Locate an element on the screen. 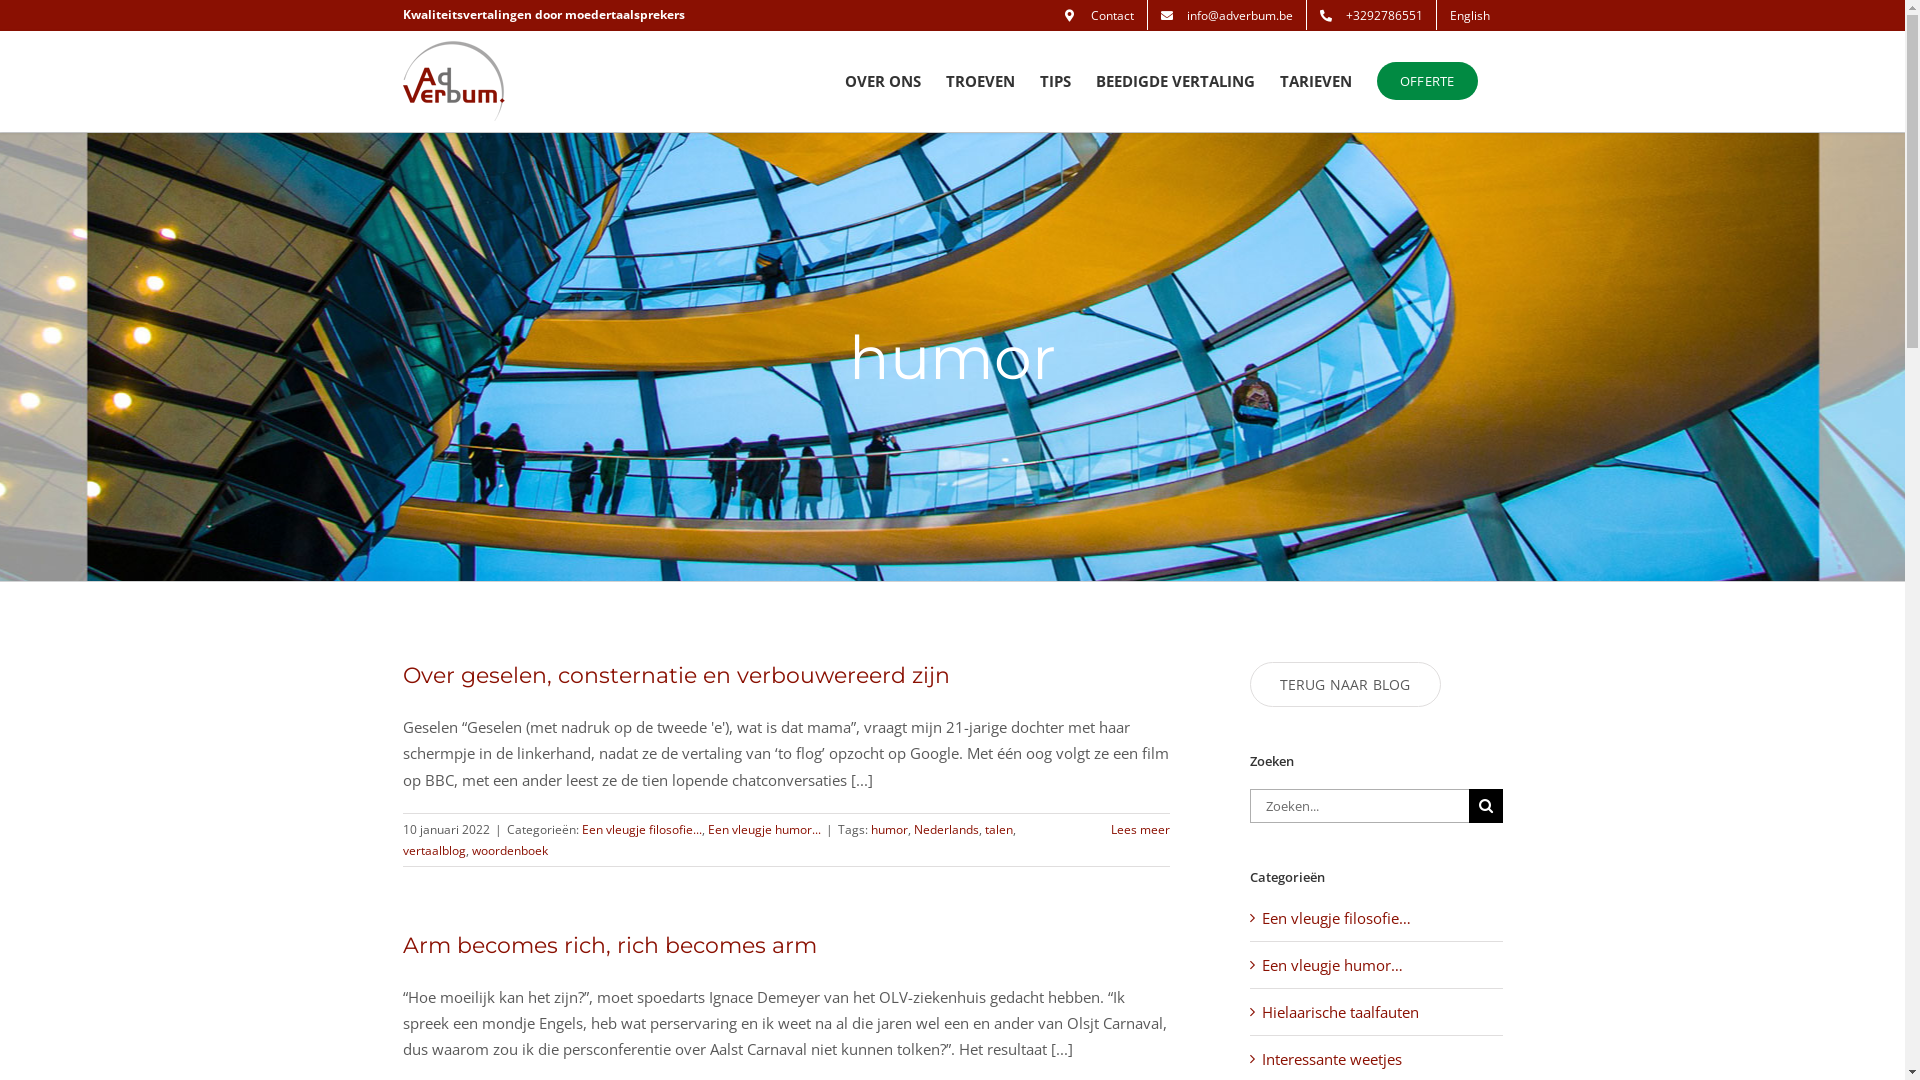 The height and width of the screenshot is (1080, 1920). 'TROEVEN' is located at coordinates (980, 80).